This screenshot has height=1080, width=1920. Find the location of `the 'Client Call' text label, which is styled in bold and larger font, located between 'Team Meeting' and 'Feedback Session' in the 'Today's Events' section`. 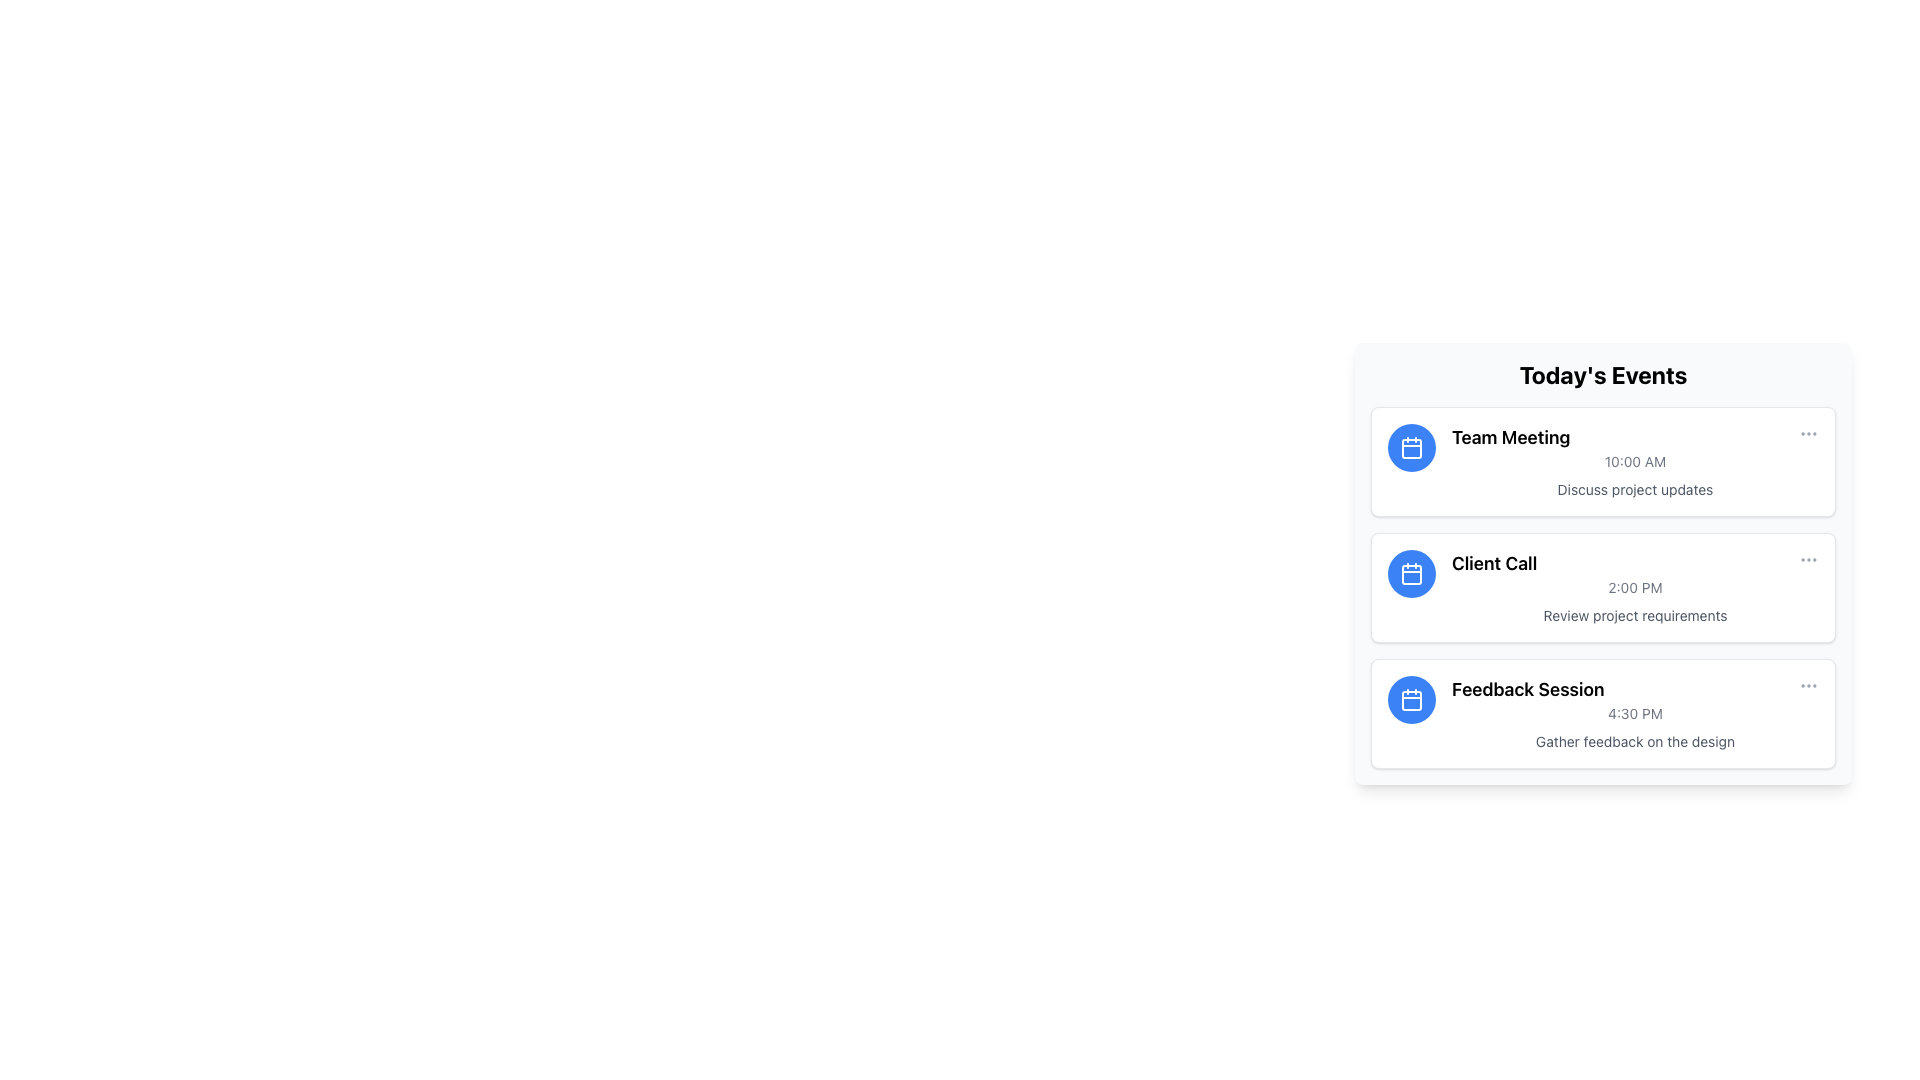

the 'Client Call' text label, which is styled in bold and larger font, located between 'Team Meeting' and 'Feedback Session' in the 'Today's Events' section is located at coordinates (1494, 563).